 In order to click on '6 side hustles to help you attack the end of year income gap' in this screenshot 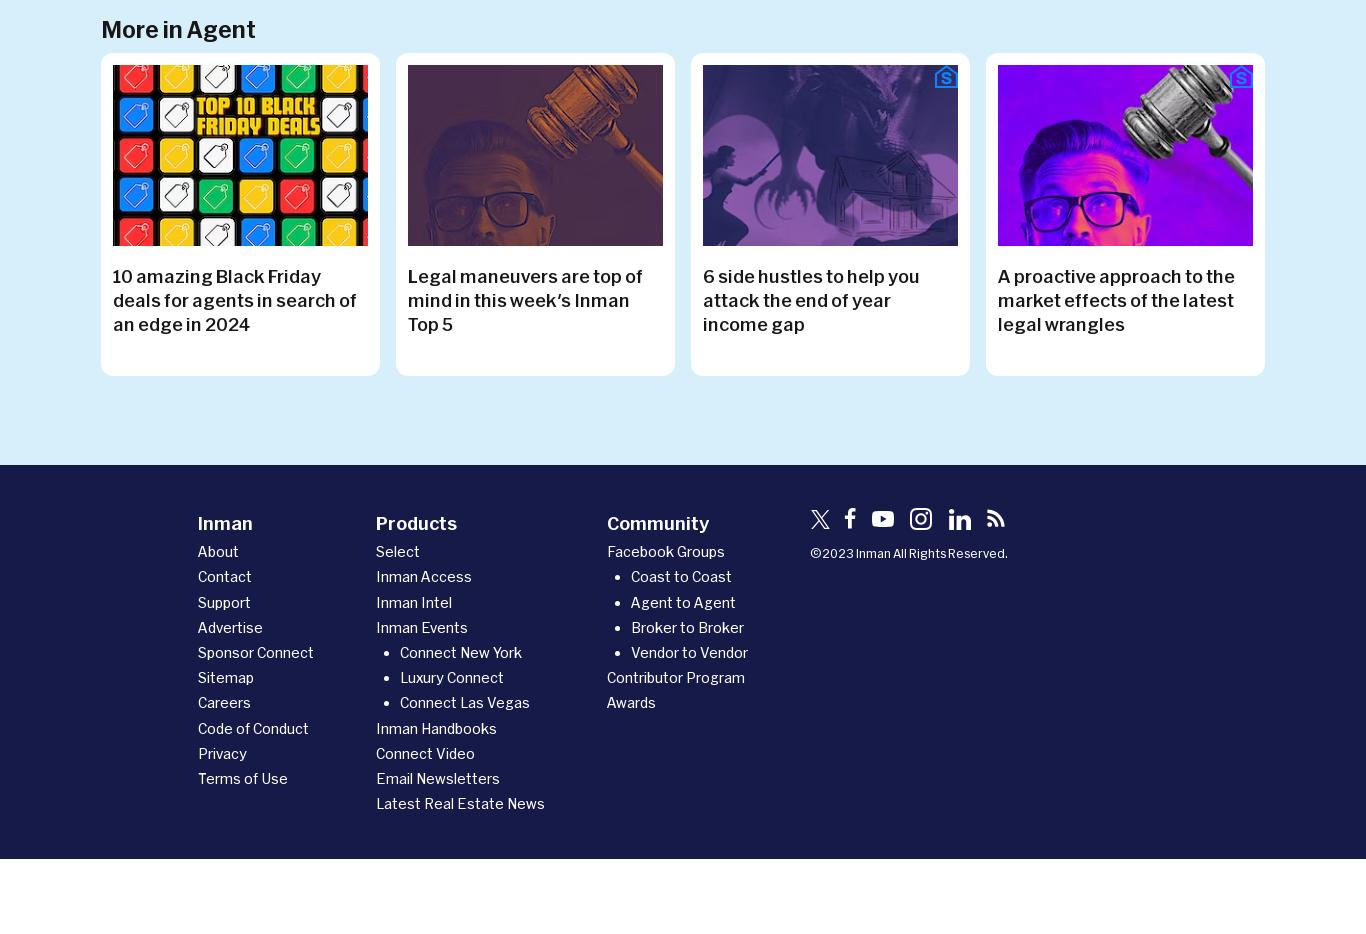, I will do `click(809, 297)`.